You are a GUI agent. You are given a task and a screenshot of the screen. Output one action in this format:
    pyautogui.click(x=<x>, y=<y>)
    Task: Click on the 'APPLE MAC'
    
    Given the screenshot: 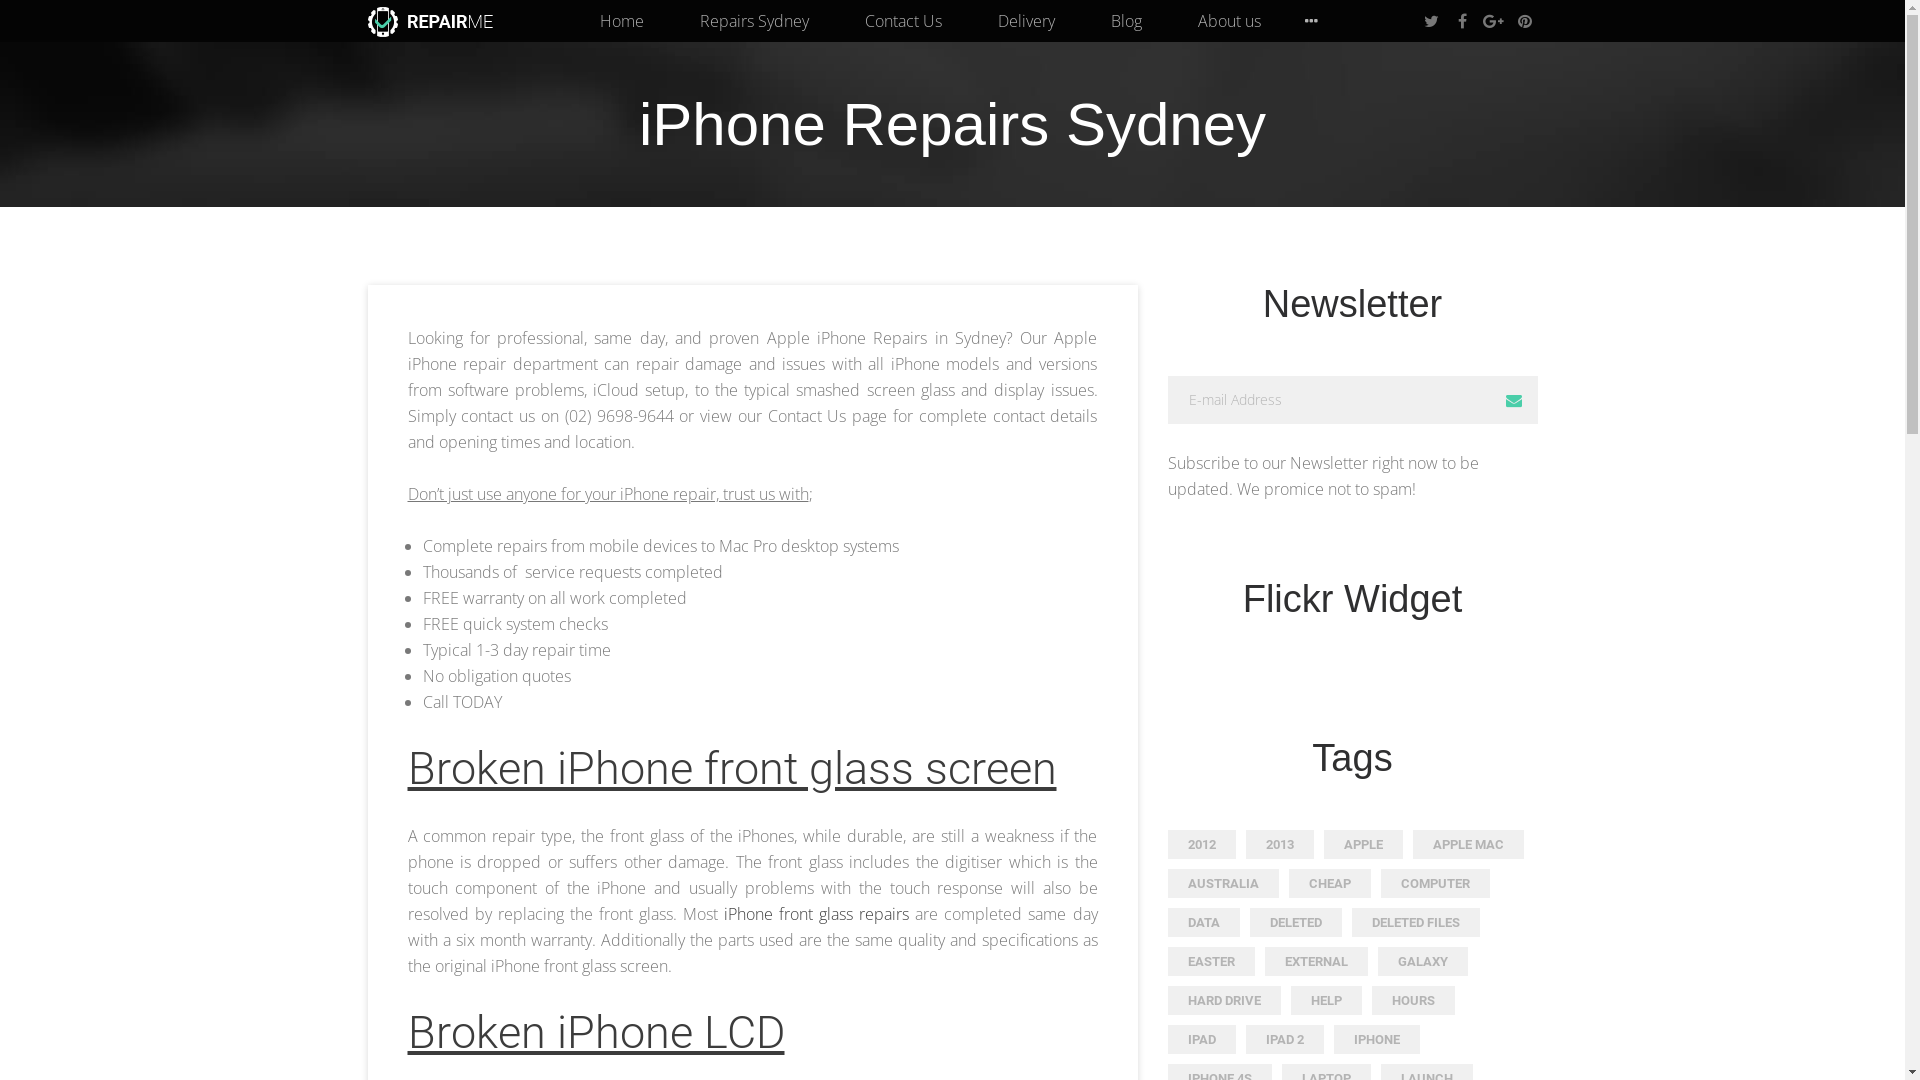 What is the action you would take?
    pyautogui.click(x=1467, y=844)
    